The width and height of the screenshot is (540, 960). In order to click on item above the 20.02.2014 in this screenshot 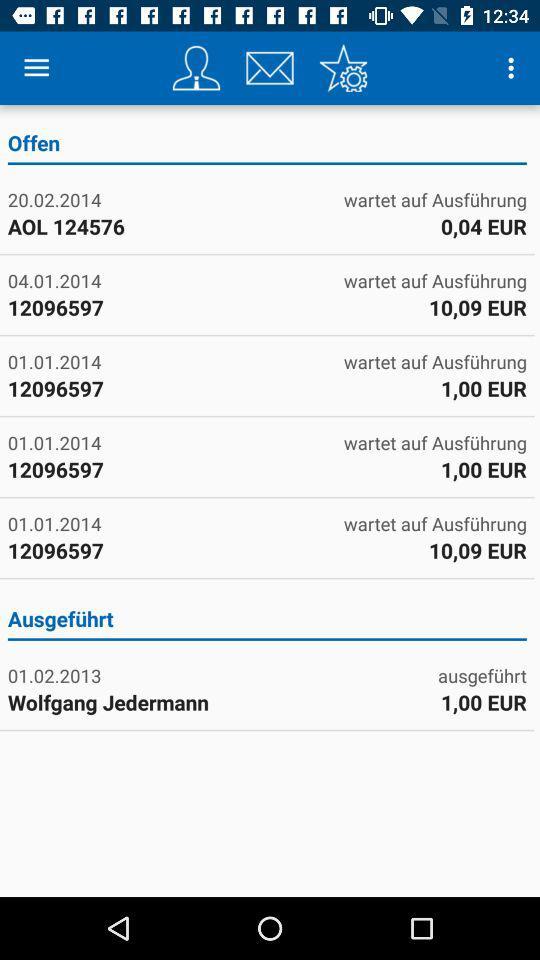, I will do `click(267, 145)`.